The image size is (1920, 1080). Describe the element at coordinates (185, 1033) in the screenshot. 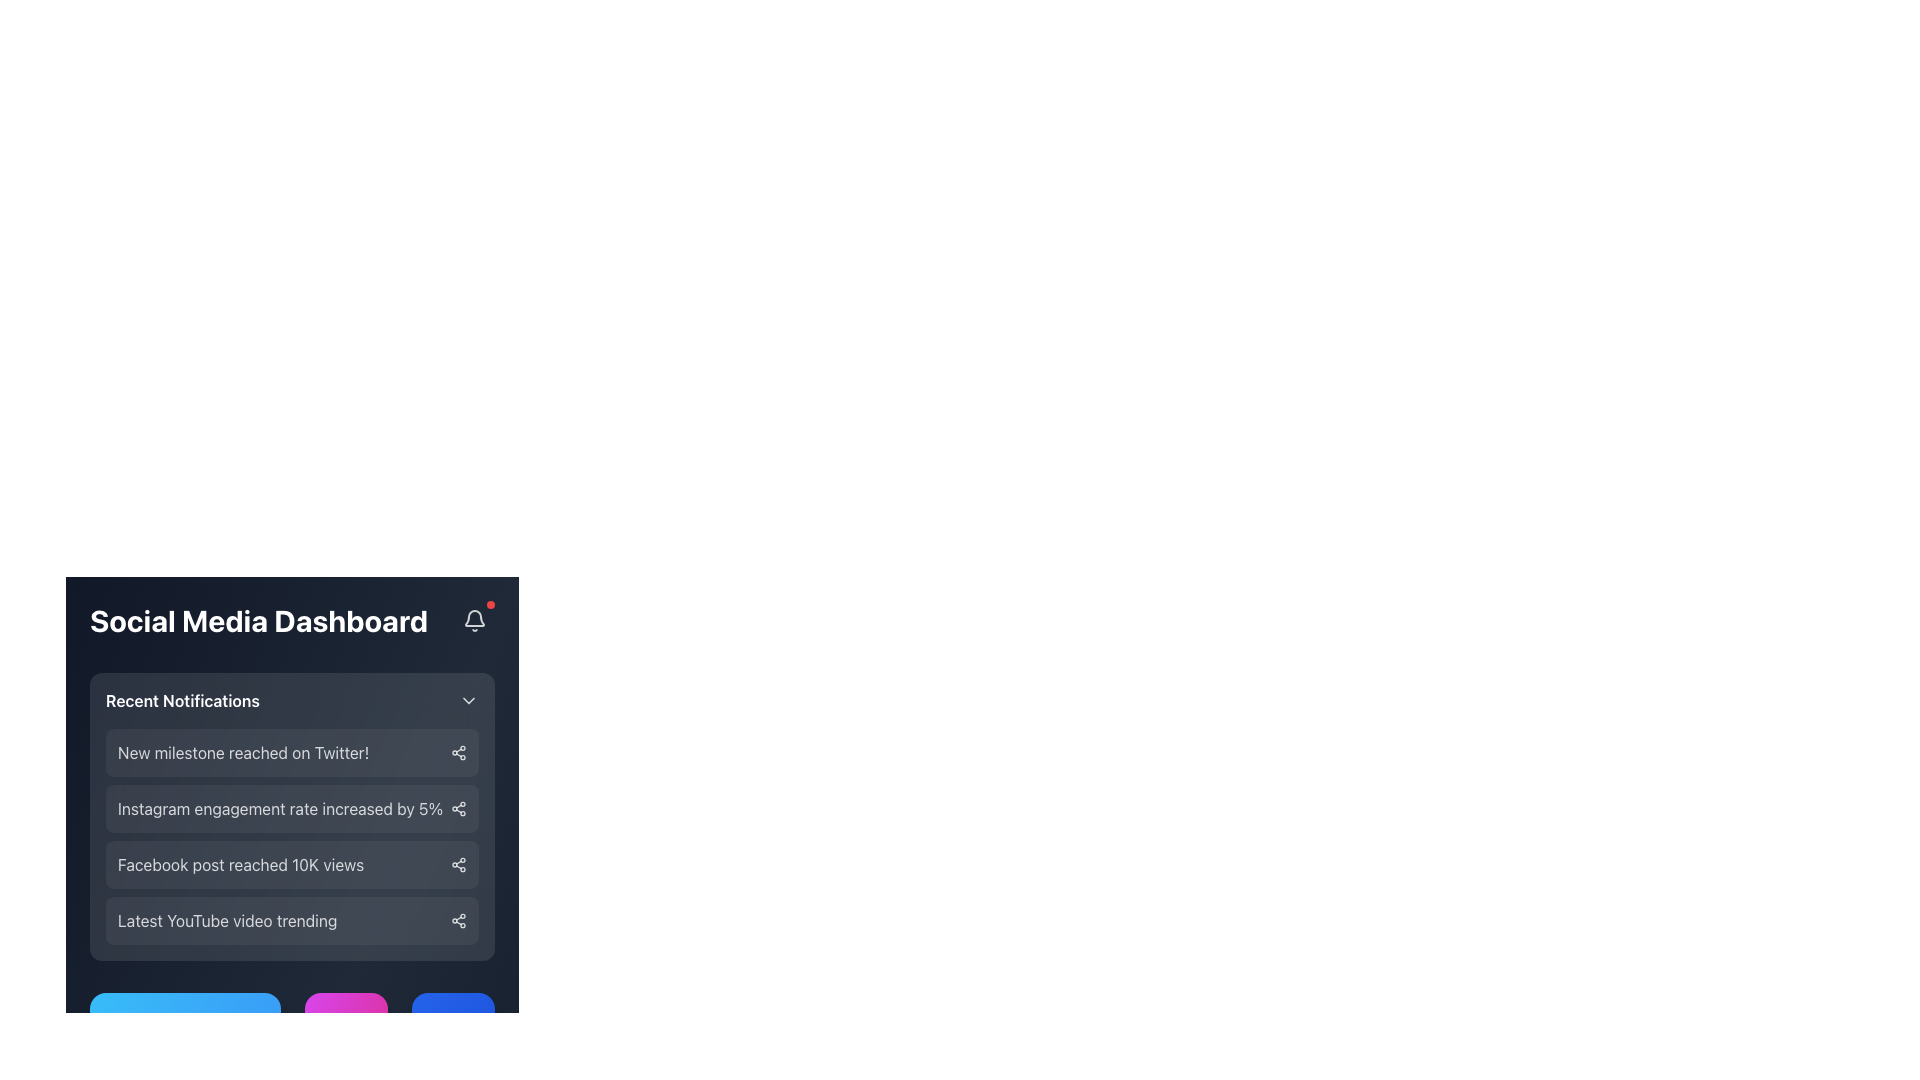

I see `the blue rectangular button located below the 'Recent Notifications' section of the social media dashboard` at that location.